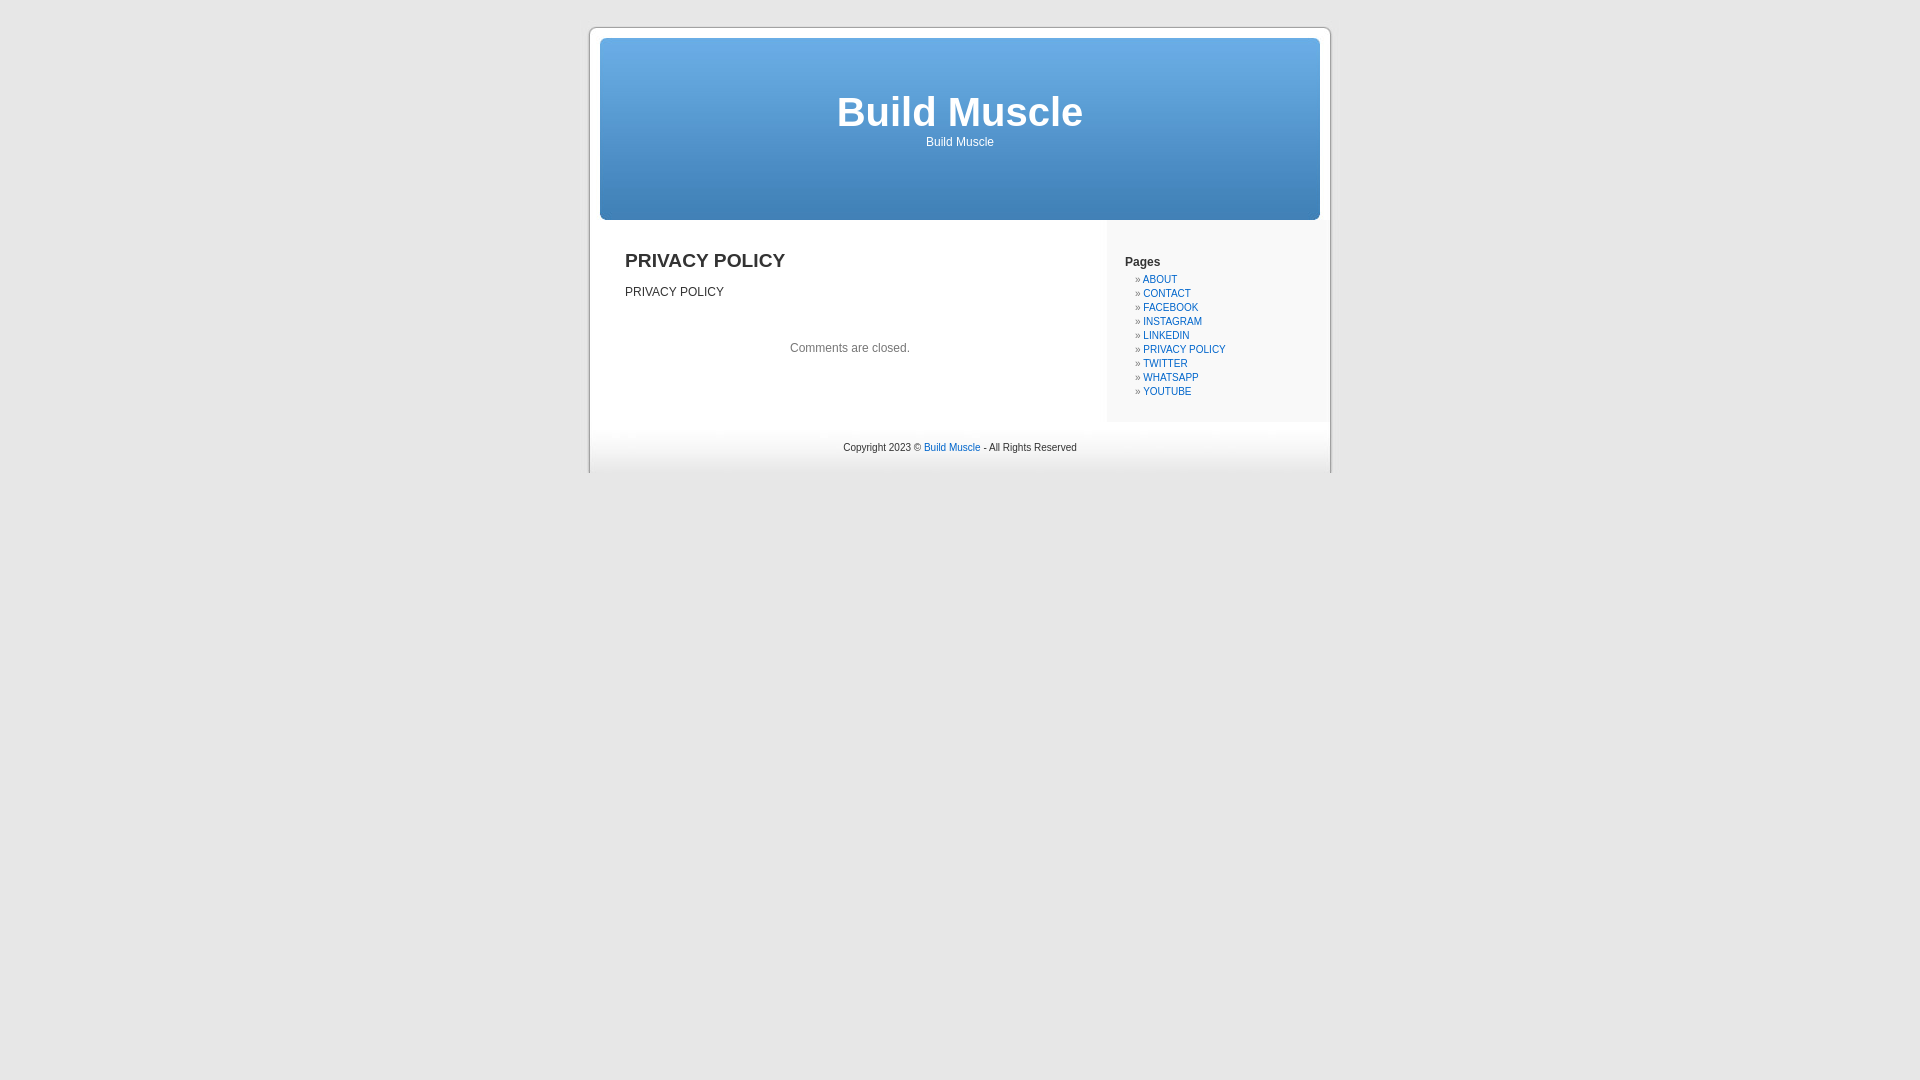  Describe the element at coordinates (1142, 320) in the screenshot. I see `'INSTAGRAM'` at that location.